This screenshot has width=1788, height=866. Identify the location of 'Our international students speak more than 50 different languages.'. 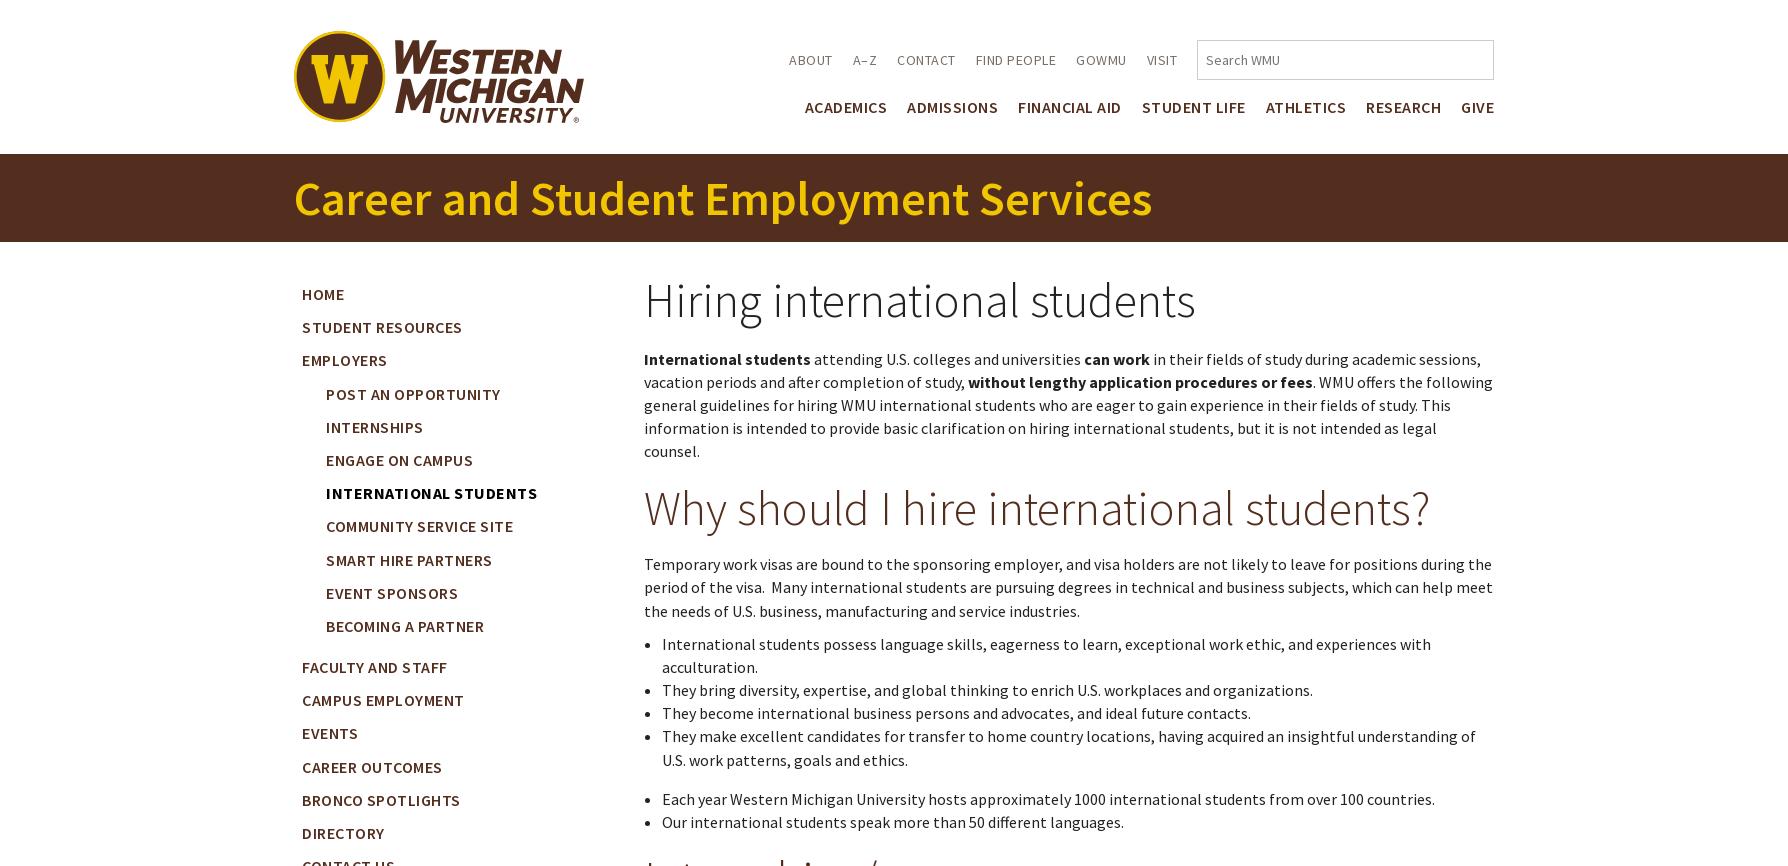
(891, 821).